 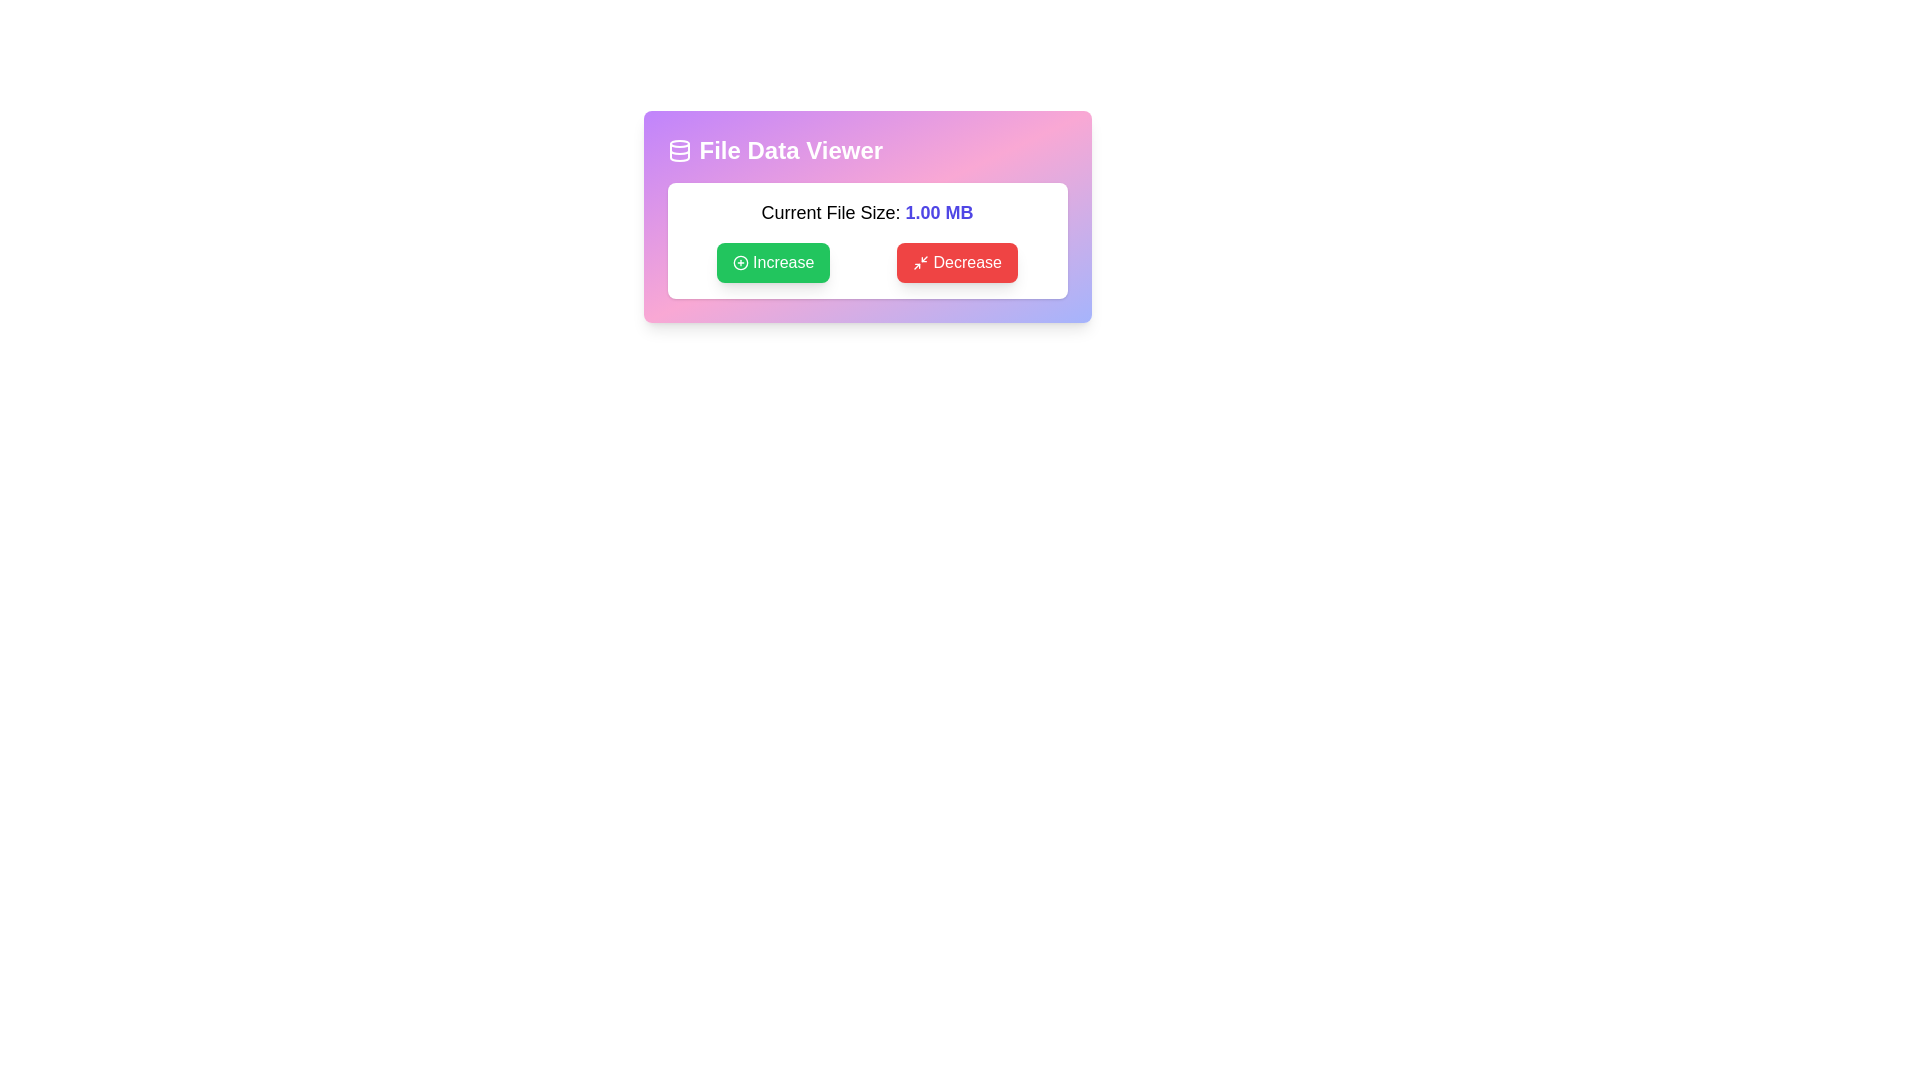 What do you see at coordinates (867, 149) in the screenshot?
I see `the title or header label with an accompanying icon at the top section of the card representing file data` at bounding box center [867, 149].